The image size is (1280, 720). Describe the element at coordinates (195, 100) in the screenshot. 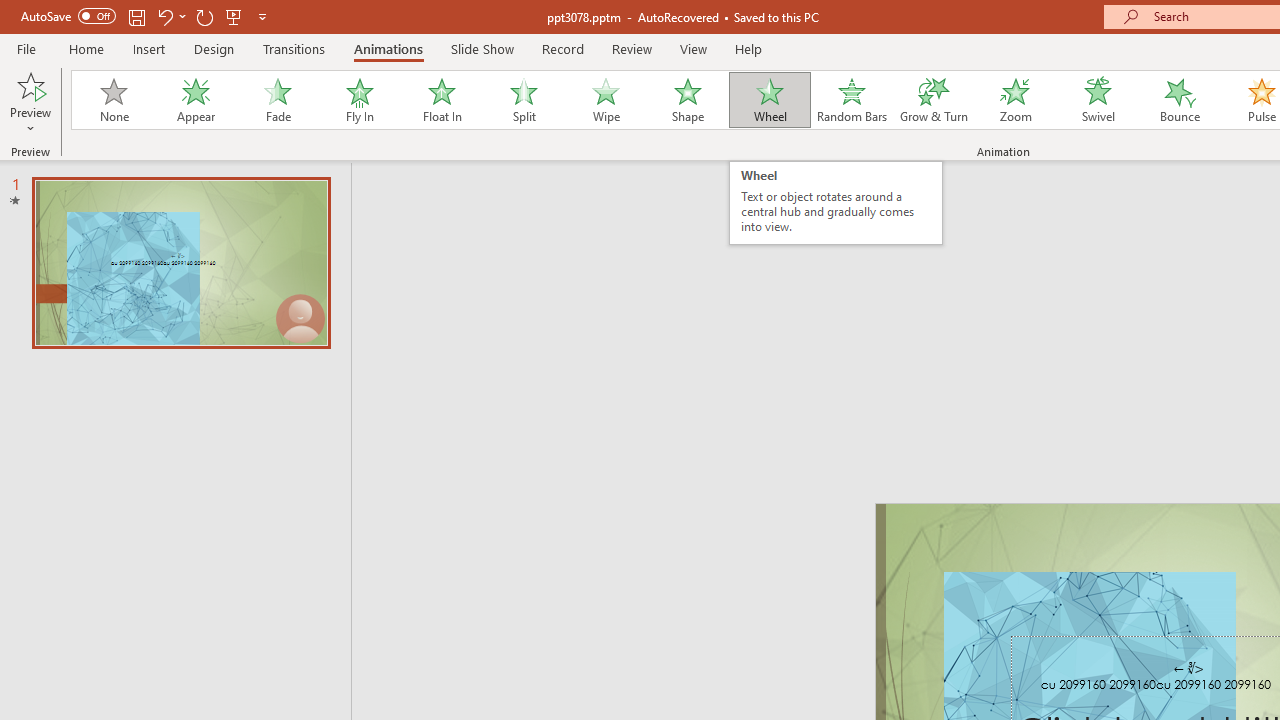

I see `'Appear'` at that location.